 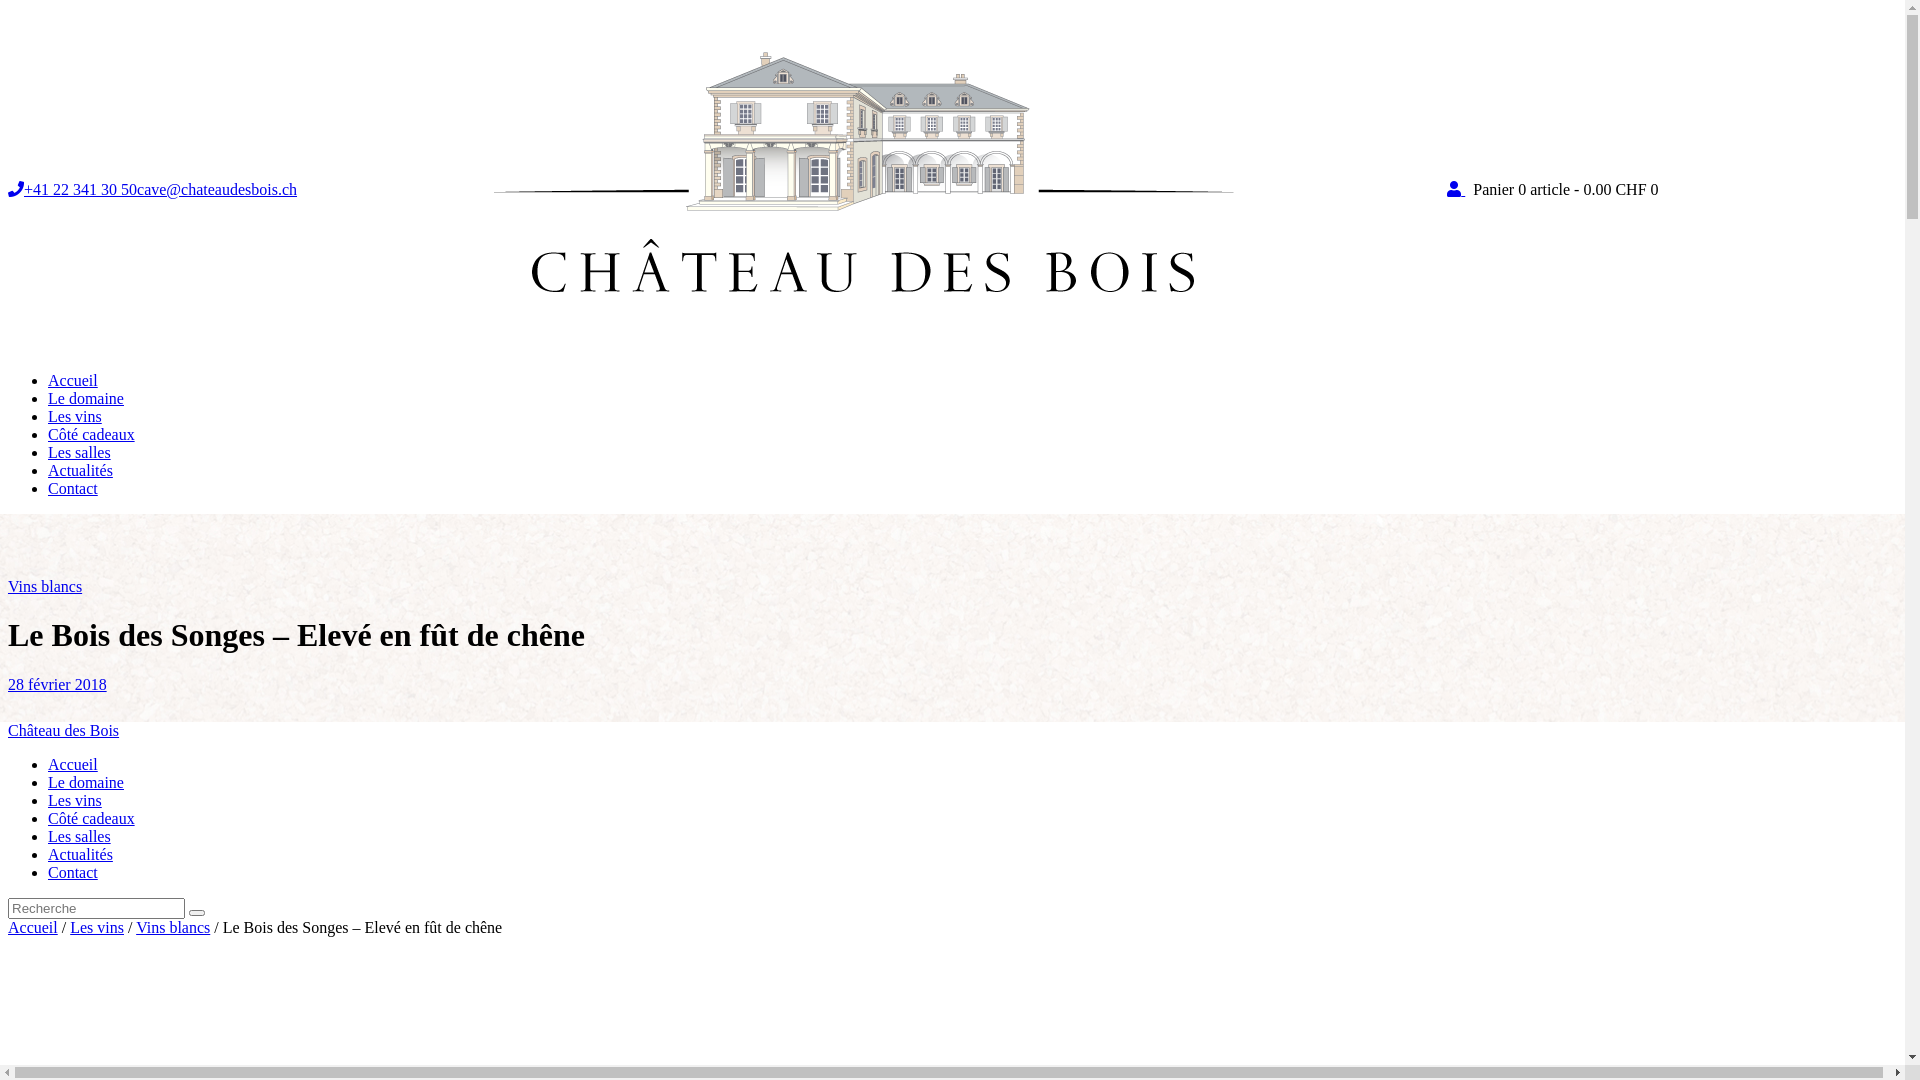 What do you see at coordinates (85, 781) in the screenshot?
I see `'Le domaine'` at bounding box center [85, 781].